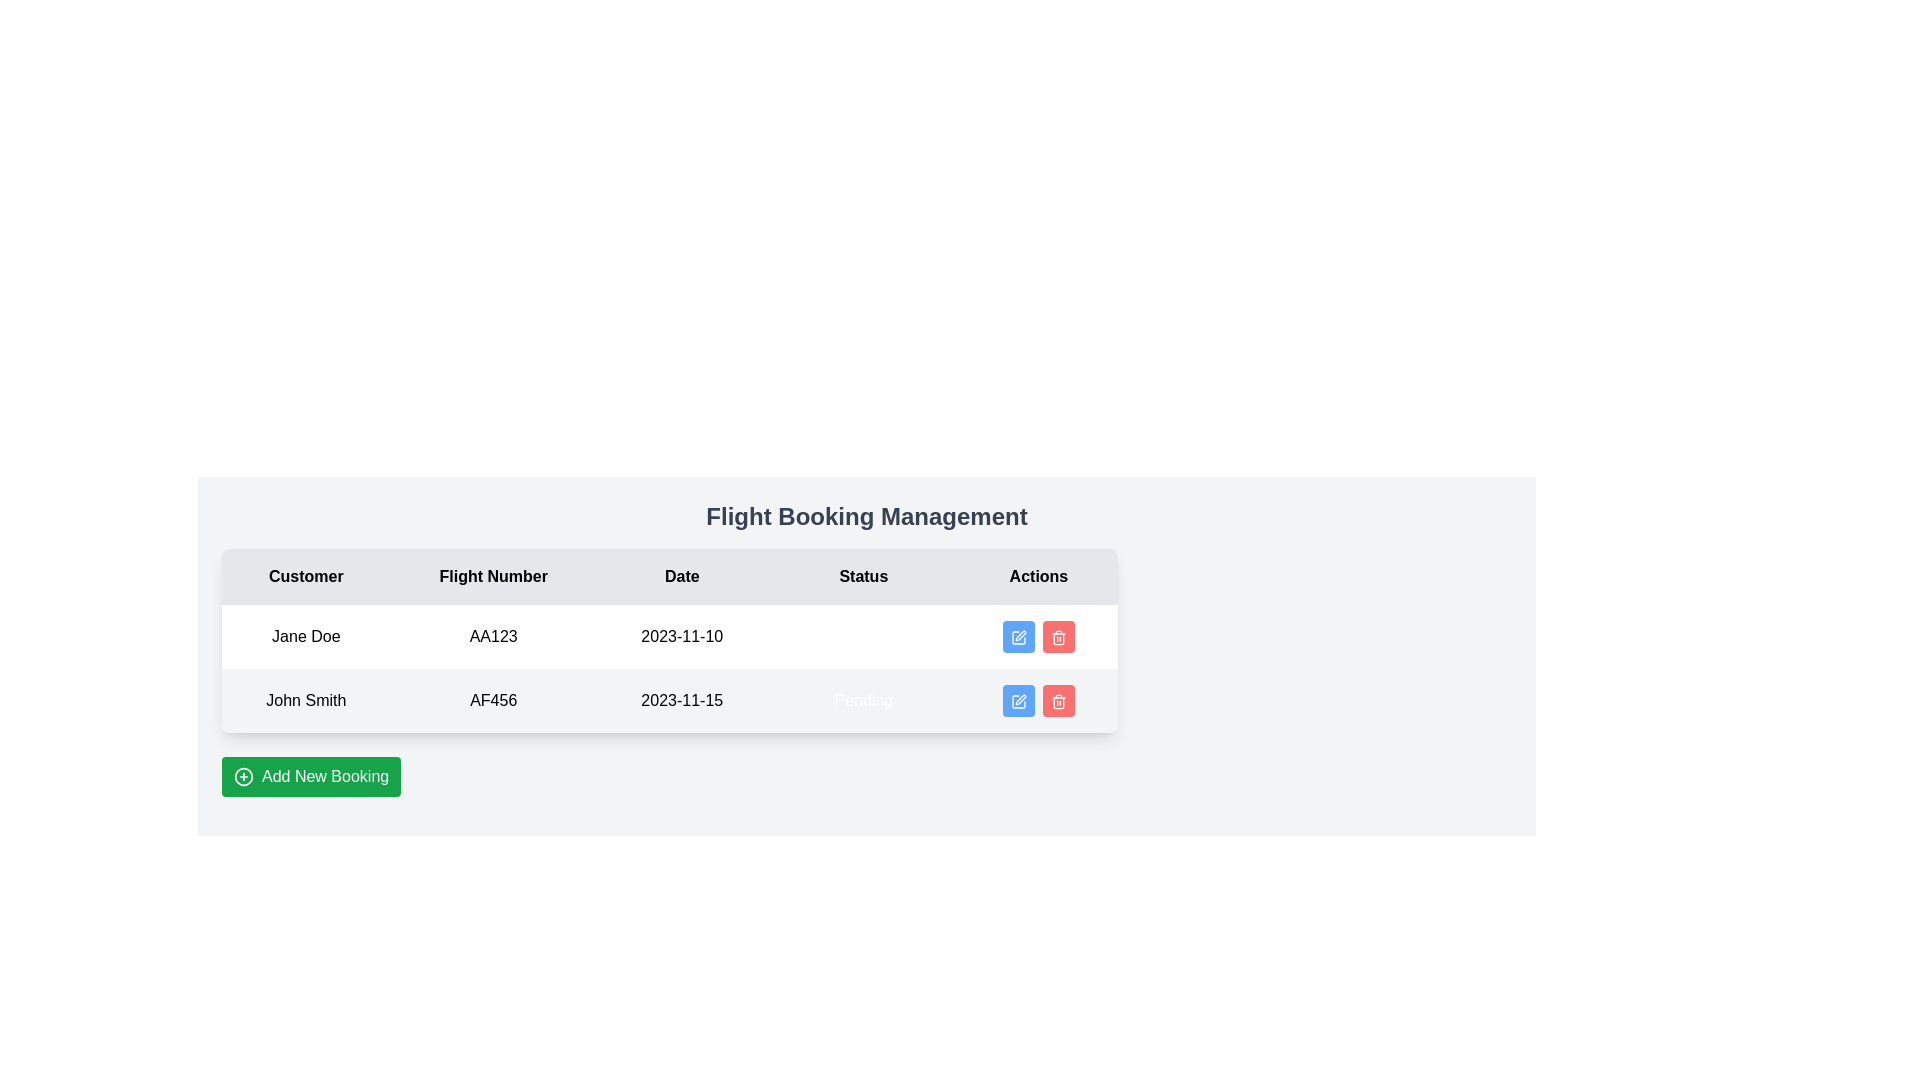 This screenshot has height=1080, width=1920. What do you see at coordinates (670, 700) in the screenshot?
I see `the second row of the flight booking table` at bounding box center [670, 700].